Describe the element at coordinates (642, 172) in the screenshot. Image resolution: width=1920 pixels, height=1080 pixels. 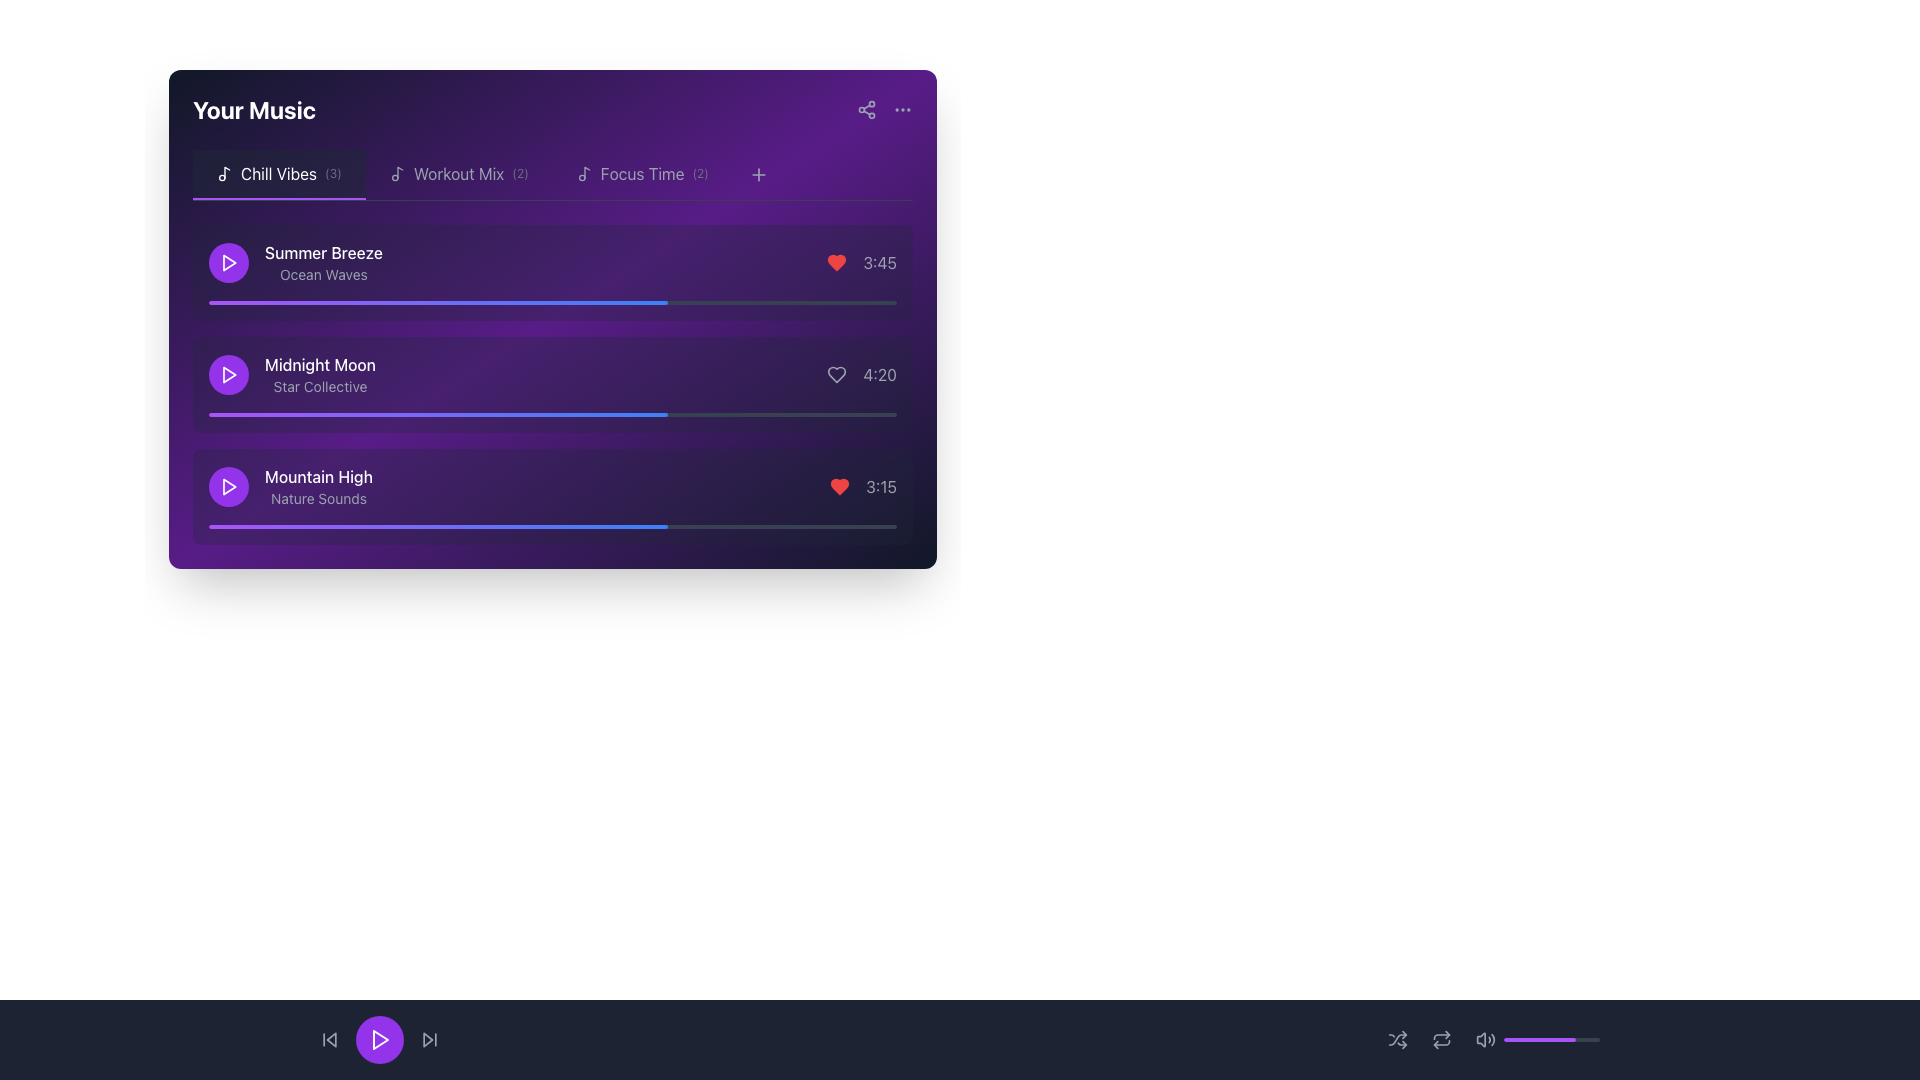
I see `the 'Focus Time' text label, which is the third item in the horizontal list at the top of the music interface` at that location.